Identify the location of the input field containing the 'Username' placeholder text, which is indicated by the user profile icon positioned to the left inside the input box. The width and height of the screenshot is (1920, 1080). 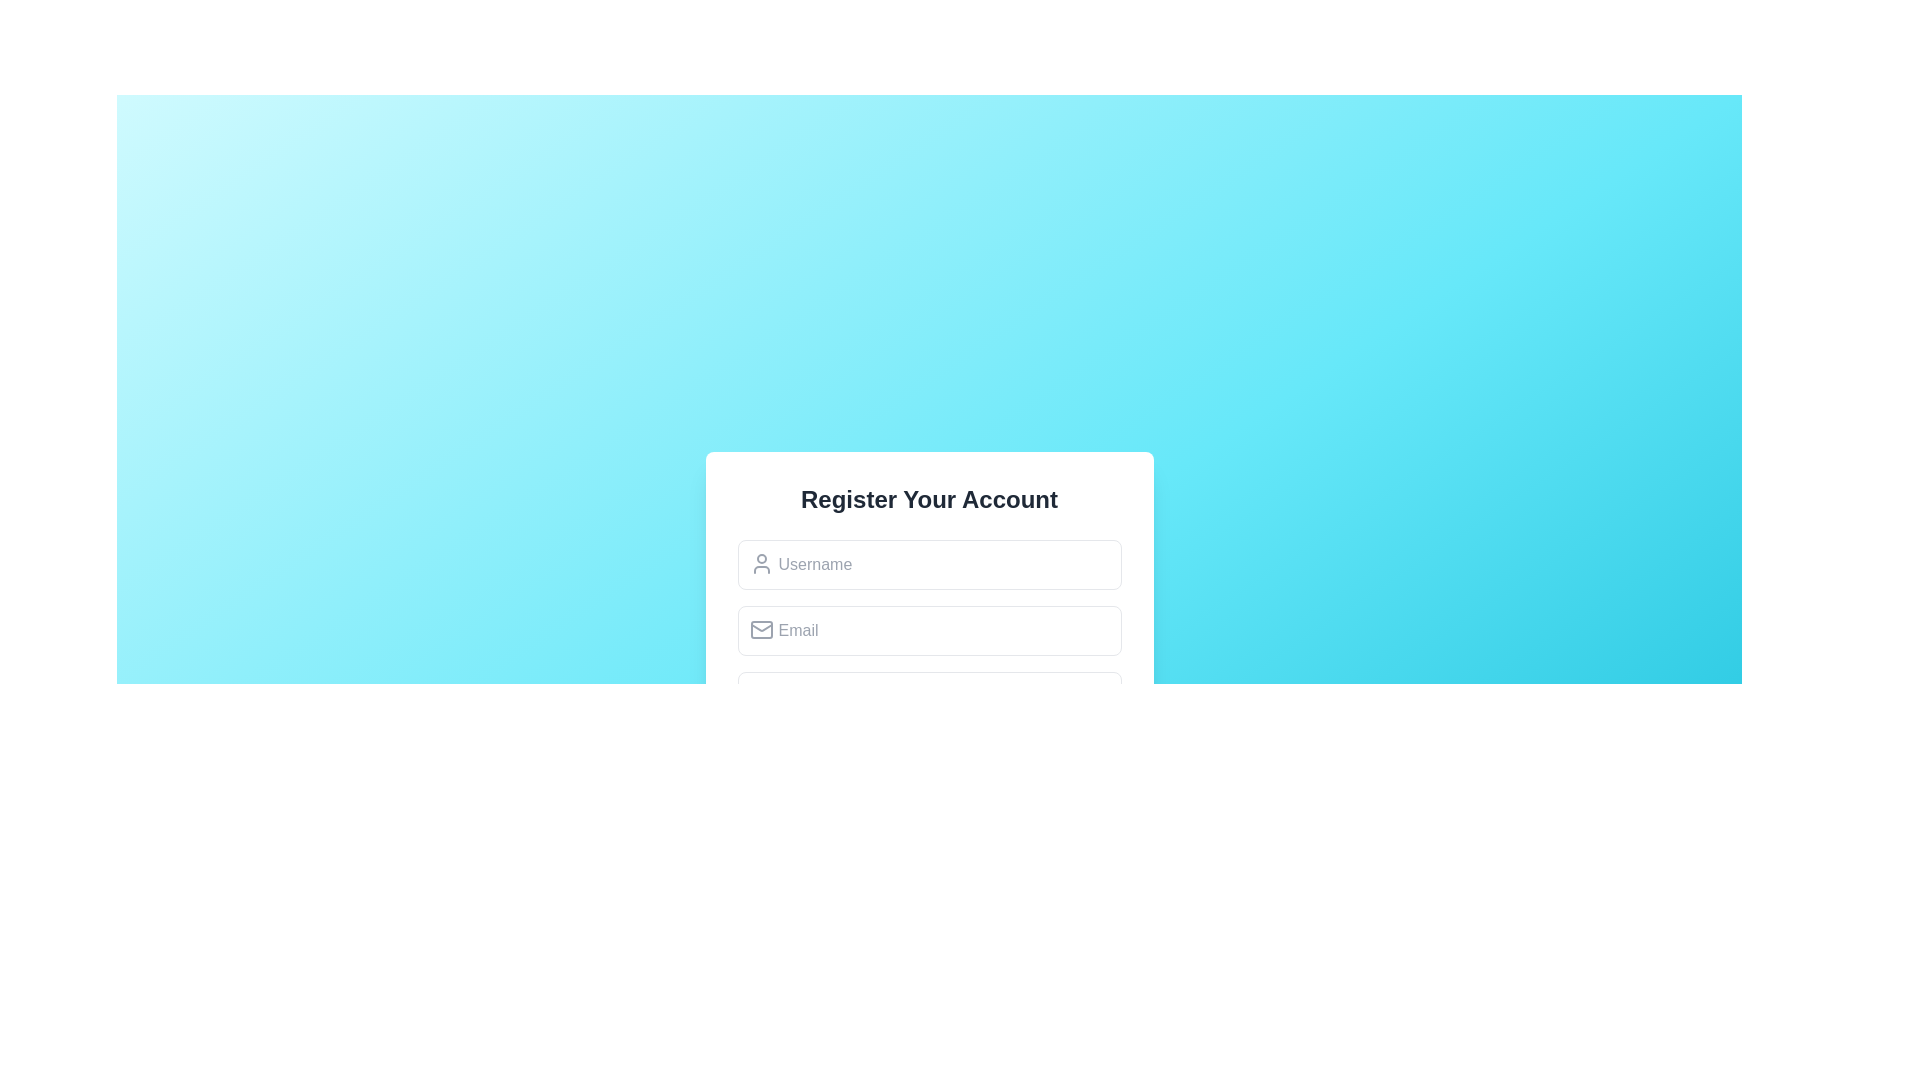
(760, 563).